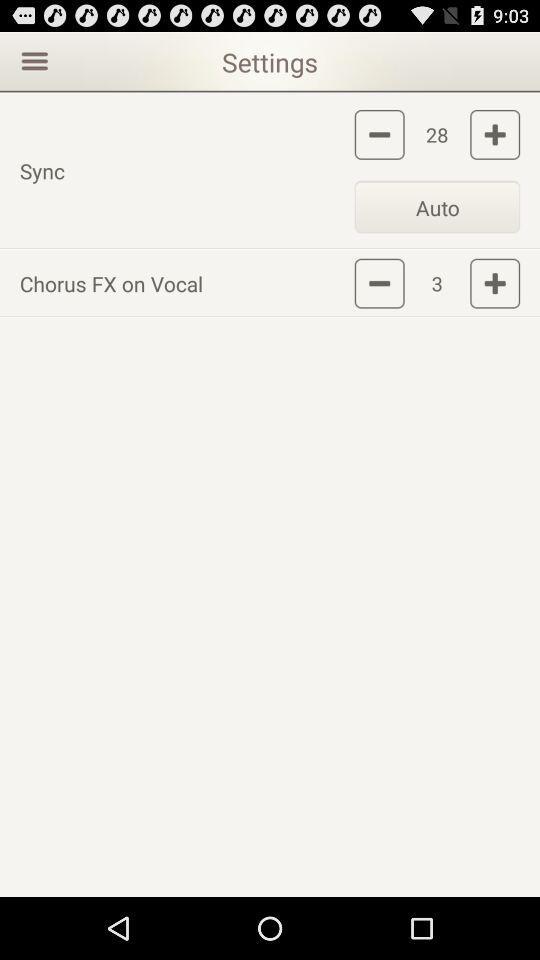 The image size is (540, 960). I want to click on opens menu, so click(31, 59).